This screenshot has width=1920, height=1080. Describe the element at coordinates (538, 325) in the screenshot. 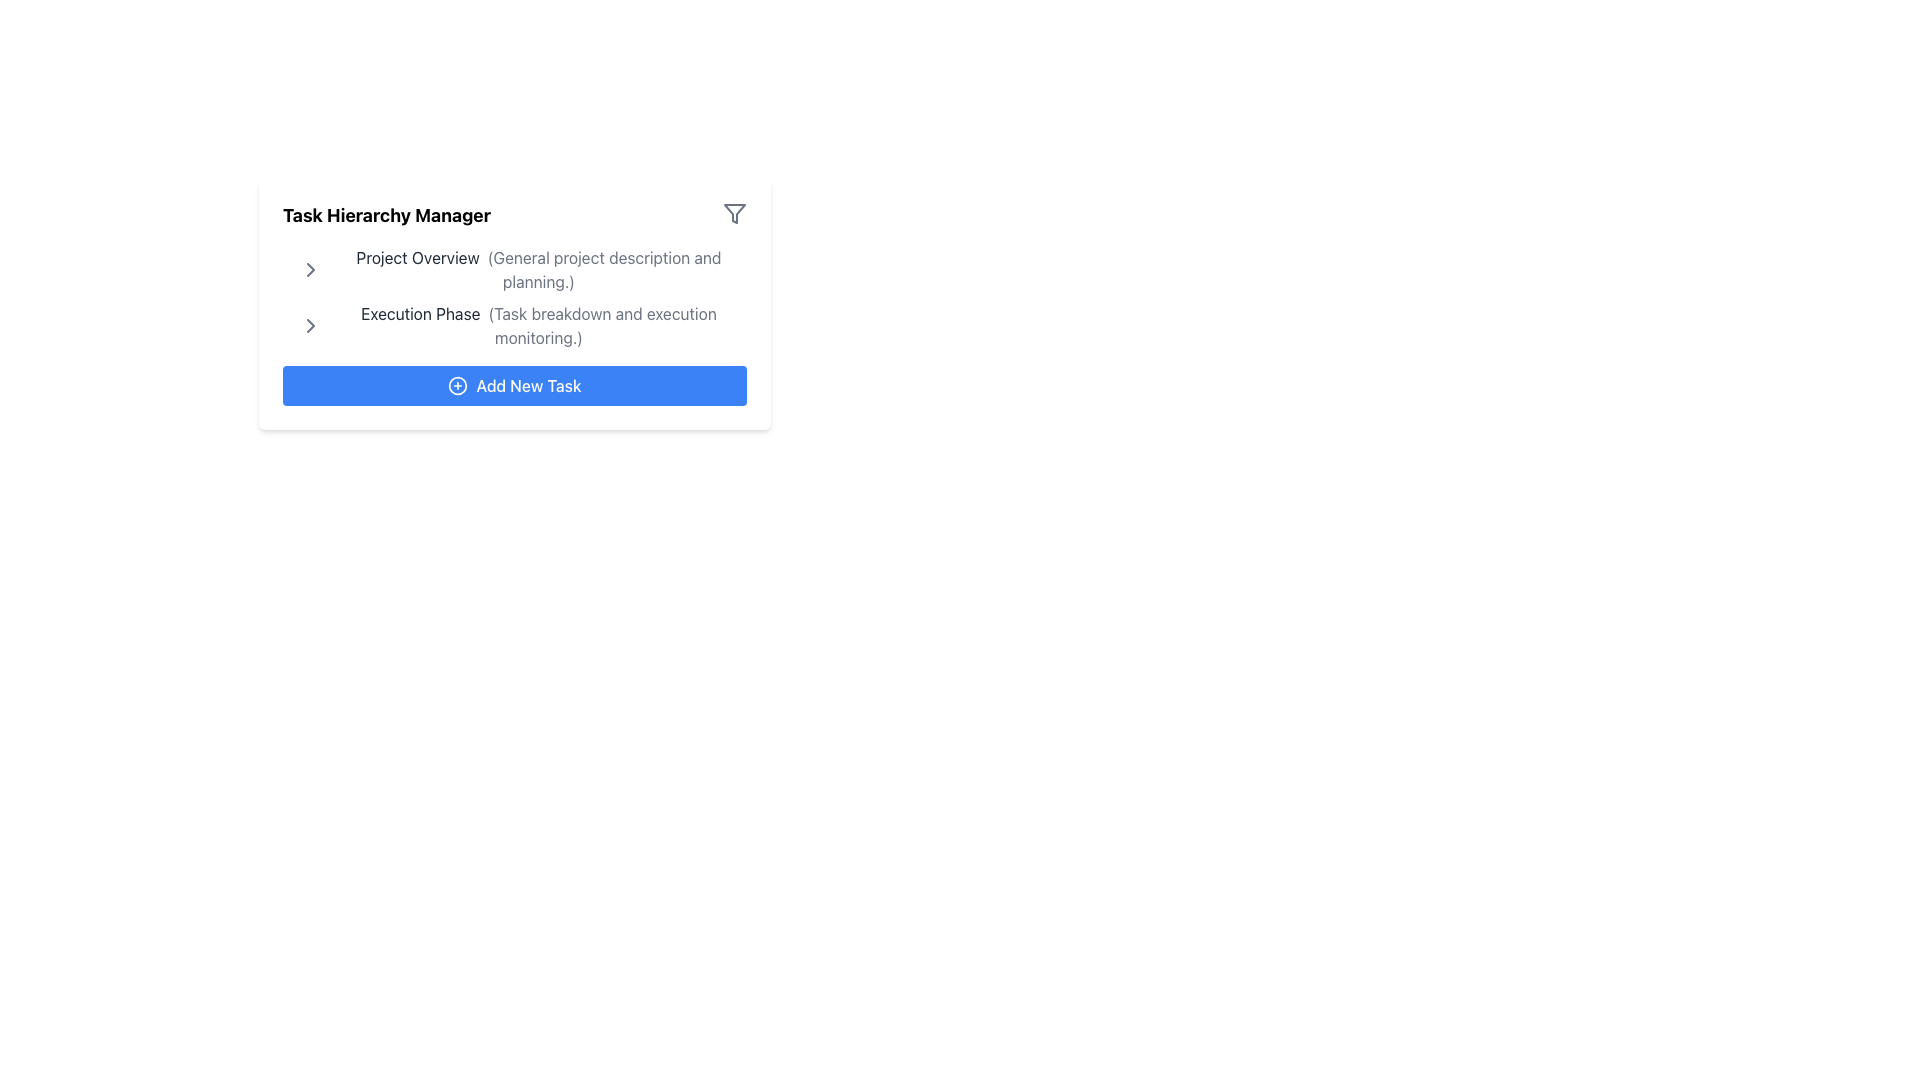

I see `the Label with descriptive text under the 'Task Hierarchy Manager' section to potentially expand details` at that location.